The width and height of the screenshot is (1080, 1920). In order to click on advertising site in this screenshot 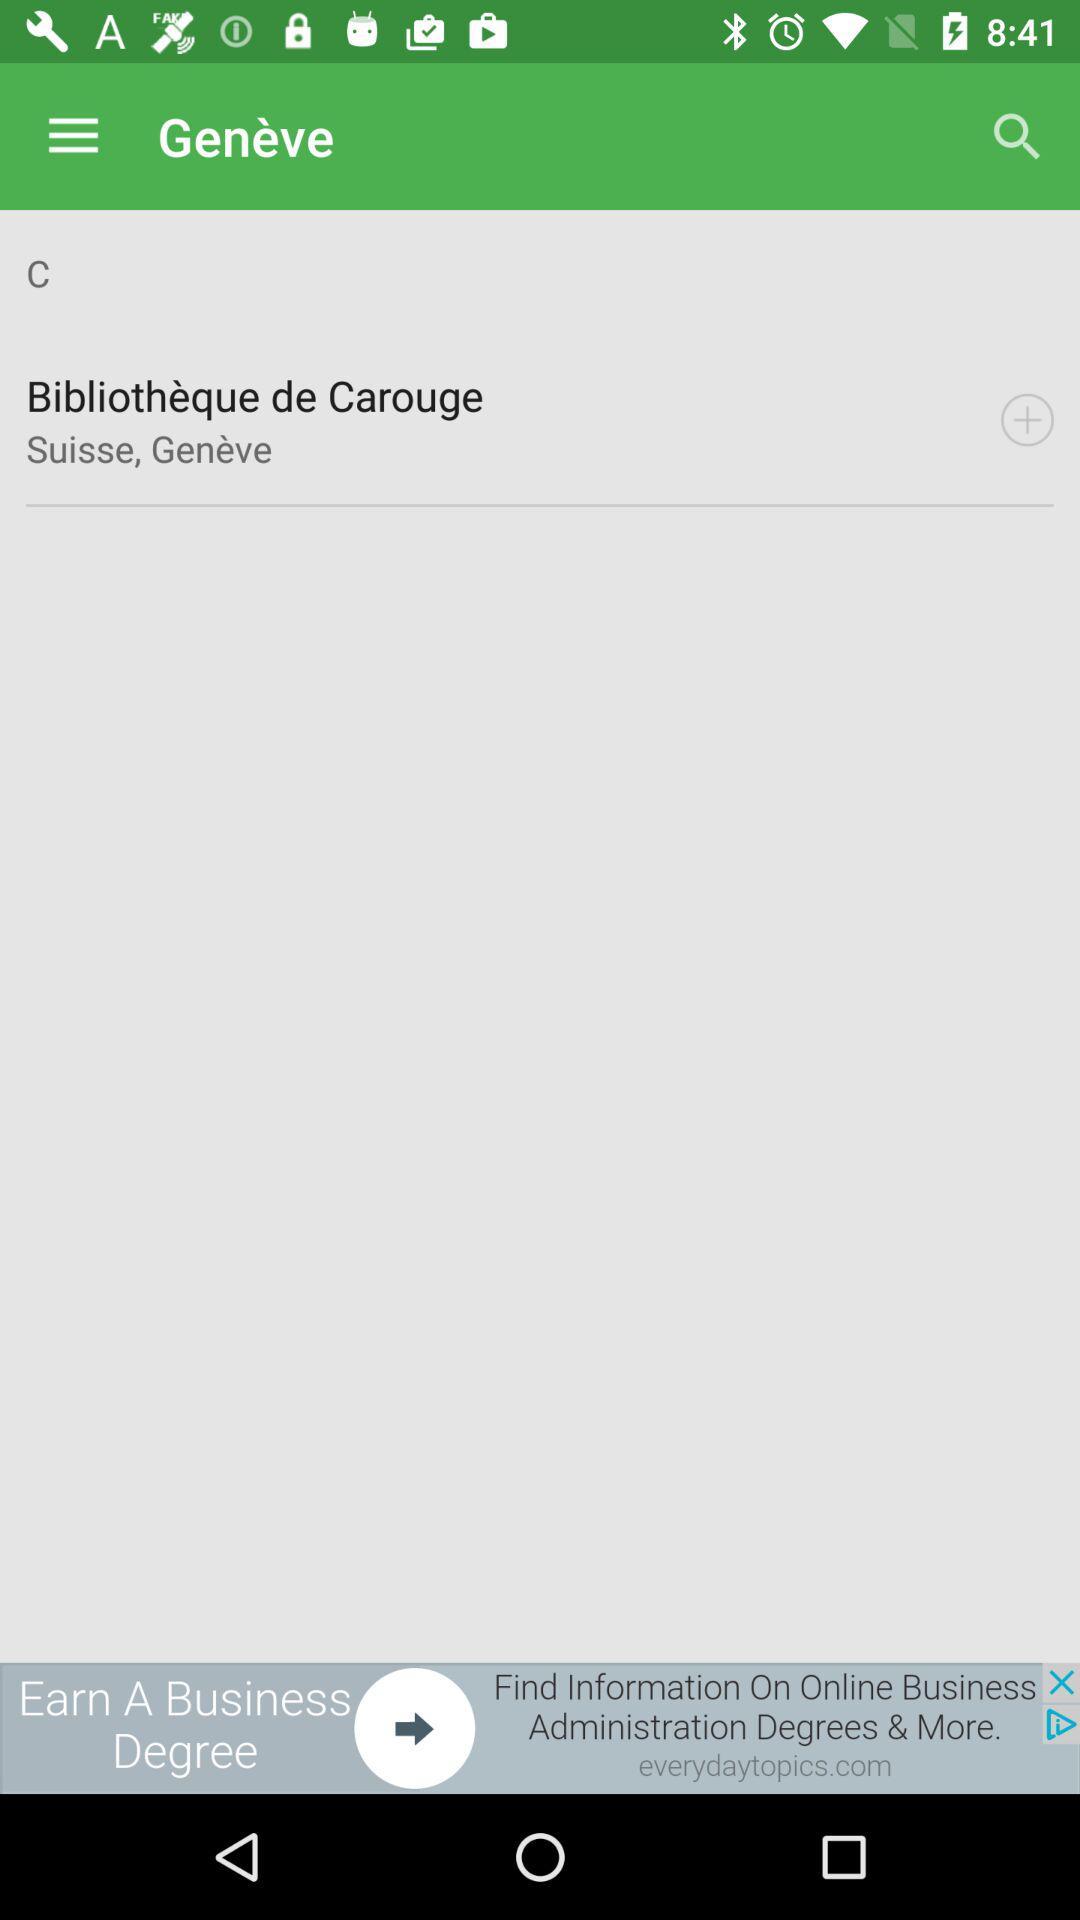, I will do `click(540, 1727)`.